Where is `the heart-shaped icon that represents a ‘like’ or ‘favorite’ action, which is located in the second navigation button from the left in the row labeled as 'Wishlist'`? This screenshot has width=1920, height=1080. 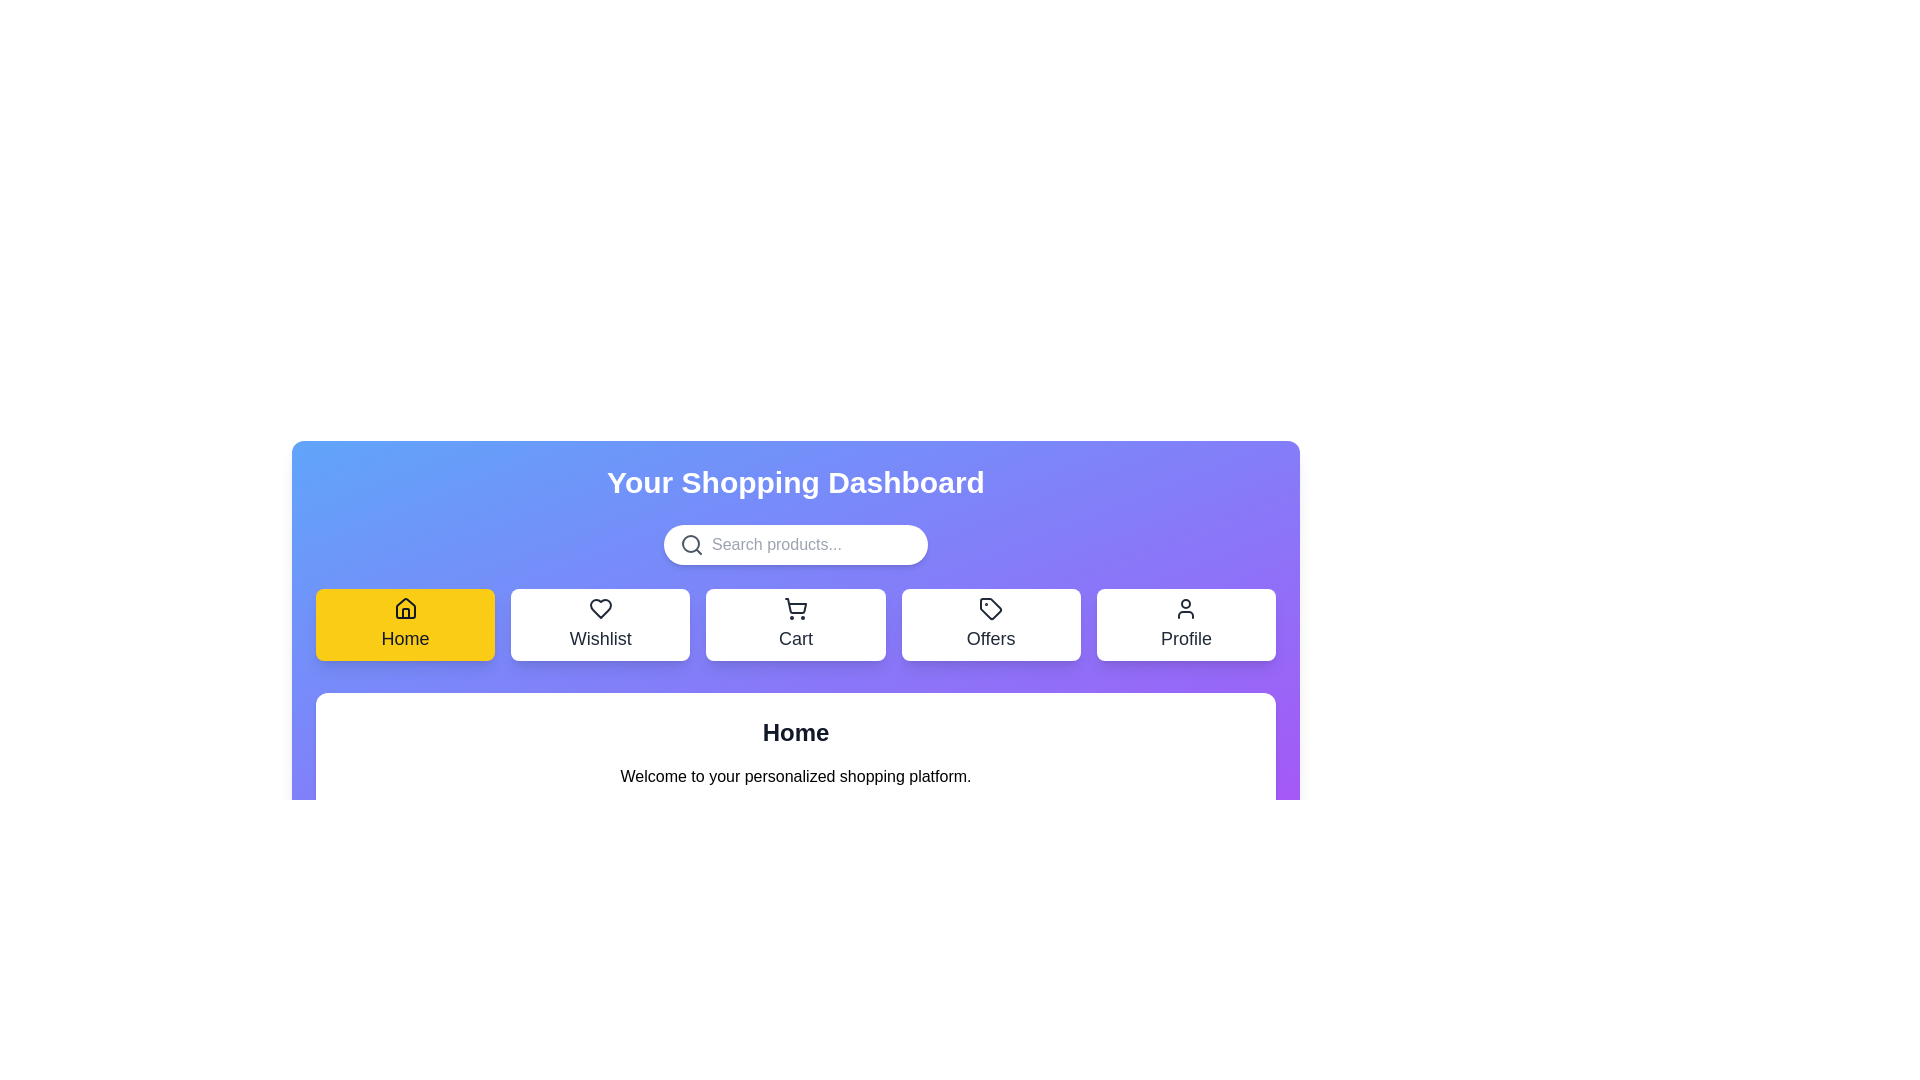 the heart-shaped icon that represents a ‘like’ or ‘favorite’ action, which is located in the second navigation button from the left in the row labeled as 'Wishlist' is located at coordinates (599, 608).